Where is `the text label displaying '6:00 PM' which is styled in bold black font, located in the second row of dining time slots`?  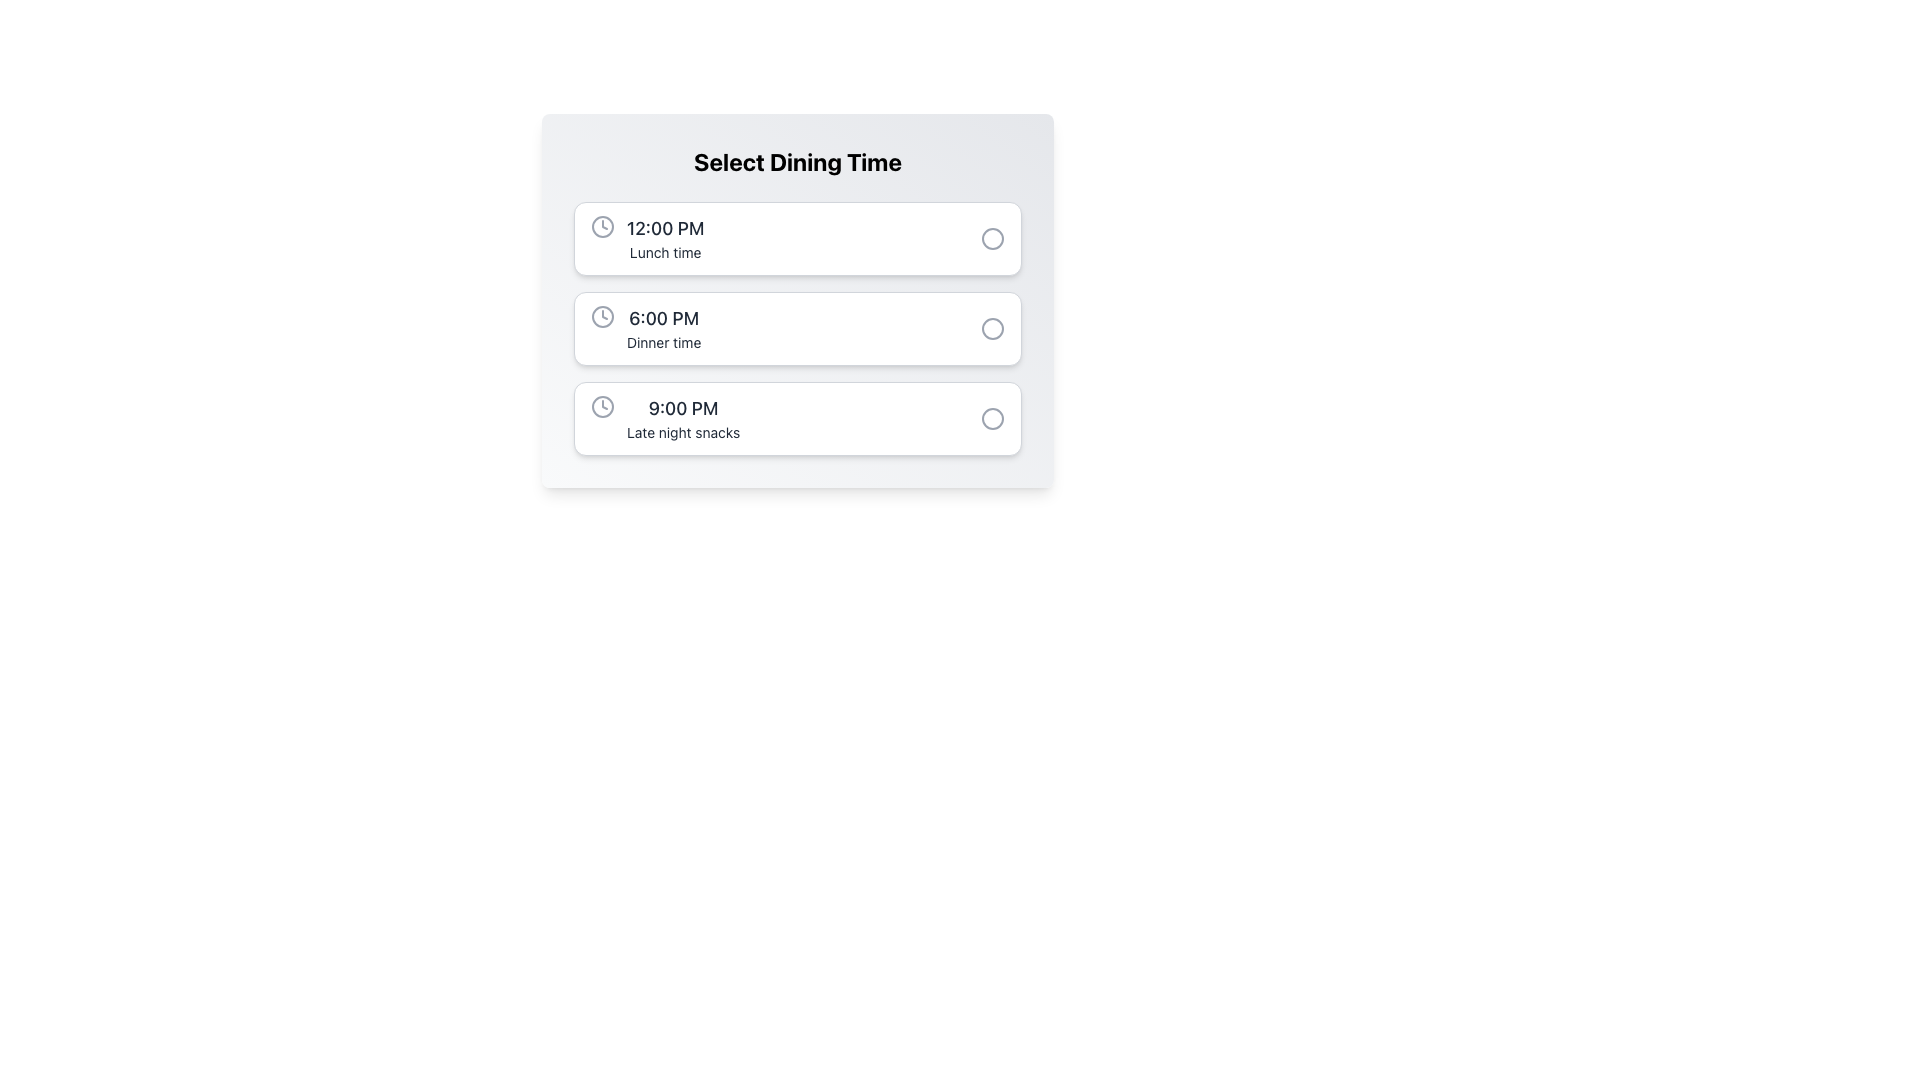
the text label displaying '6:00 PM' which is styled in bold black font, located in the second row of dining time slots is located at coordinates (664, 318).